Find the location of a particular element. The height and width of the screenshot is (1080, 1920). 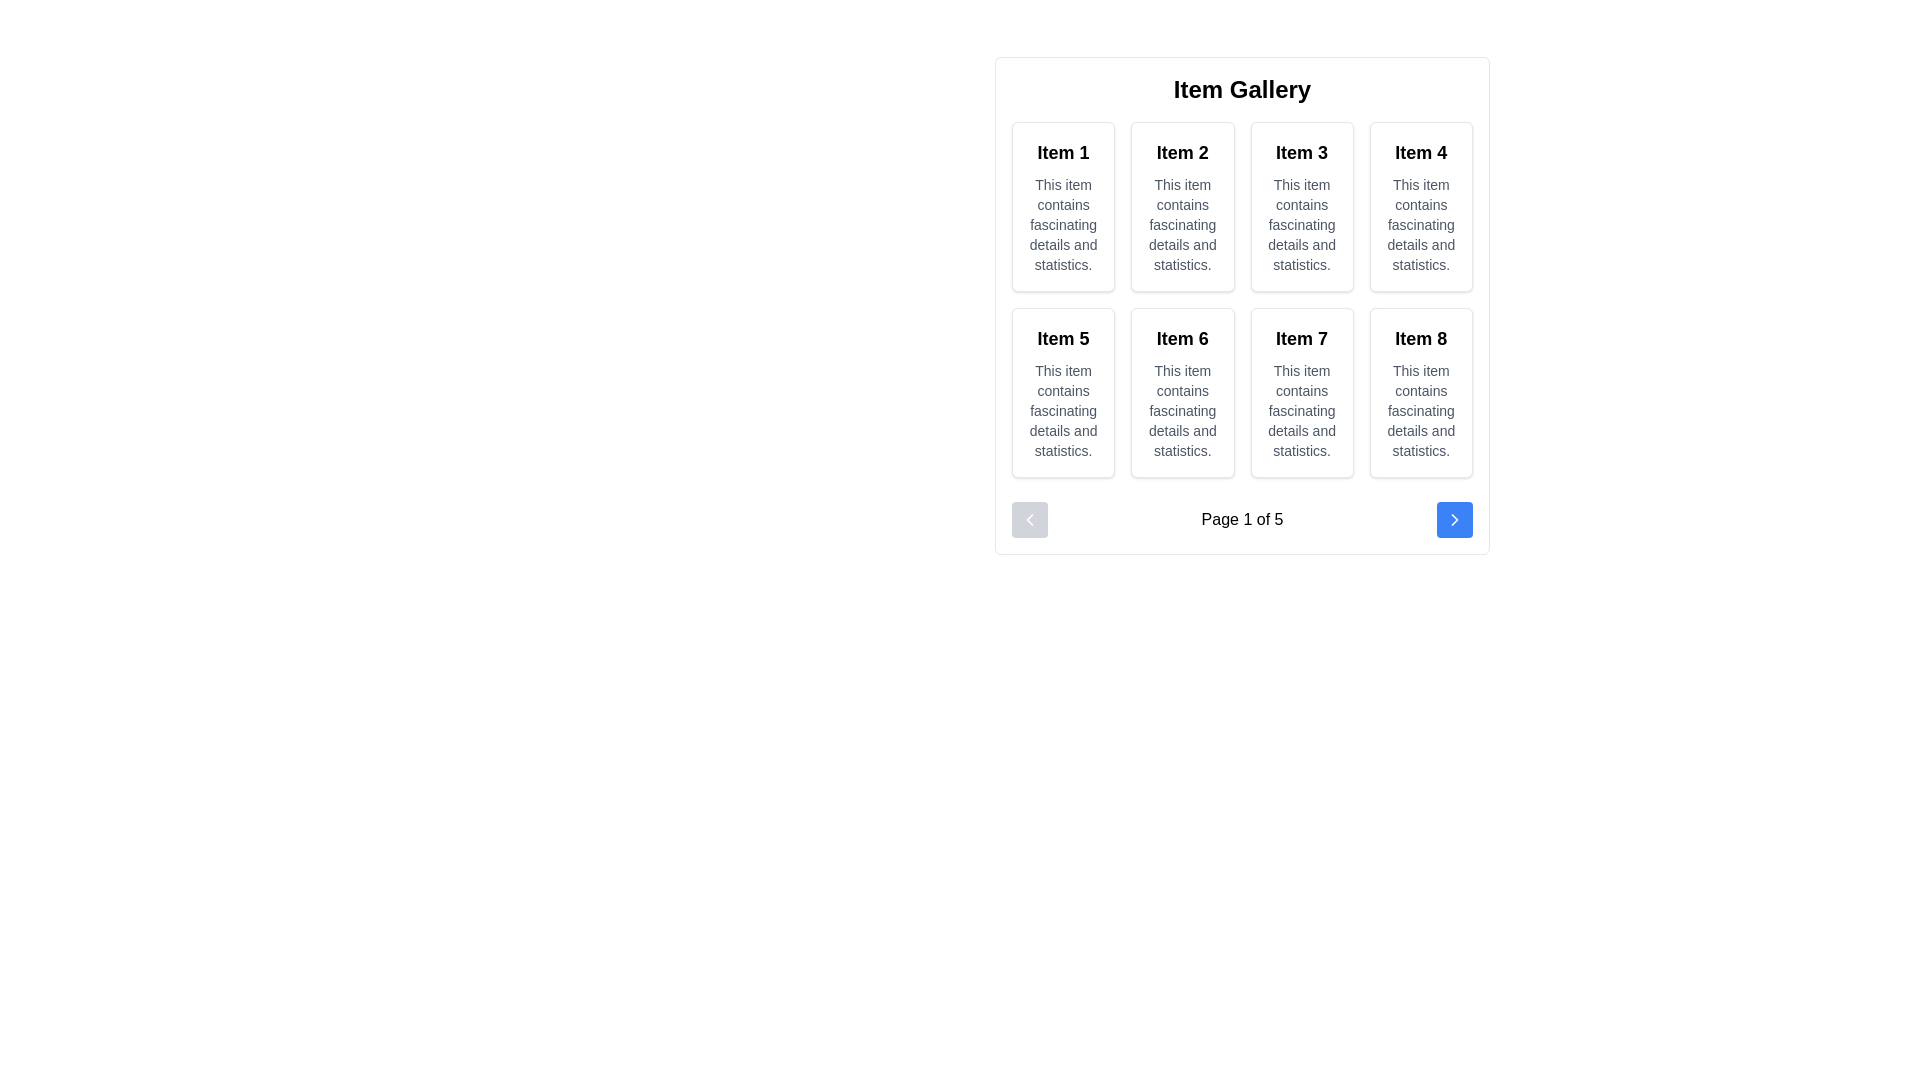

the textual content that reads 'This item contains fascinating details and statistics.' located below the title 'Item 7' in the rounded rectangle card is located at coordinates (1302, 410).